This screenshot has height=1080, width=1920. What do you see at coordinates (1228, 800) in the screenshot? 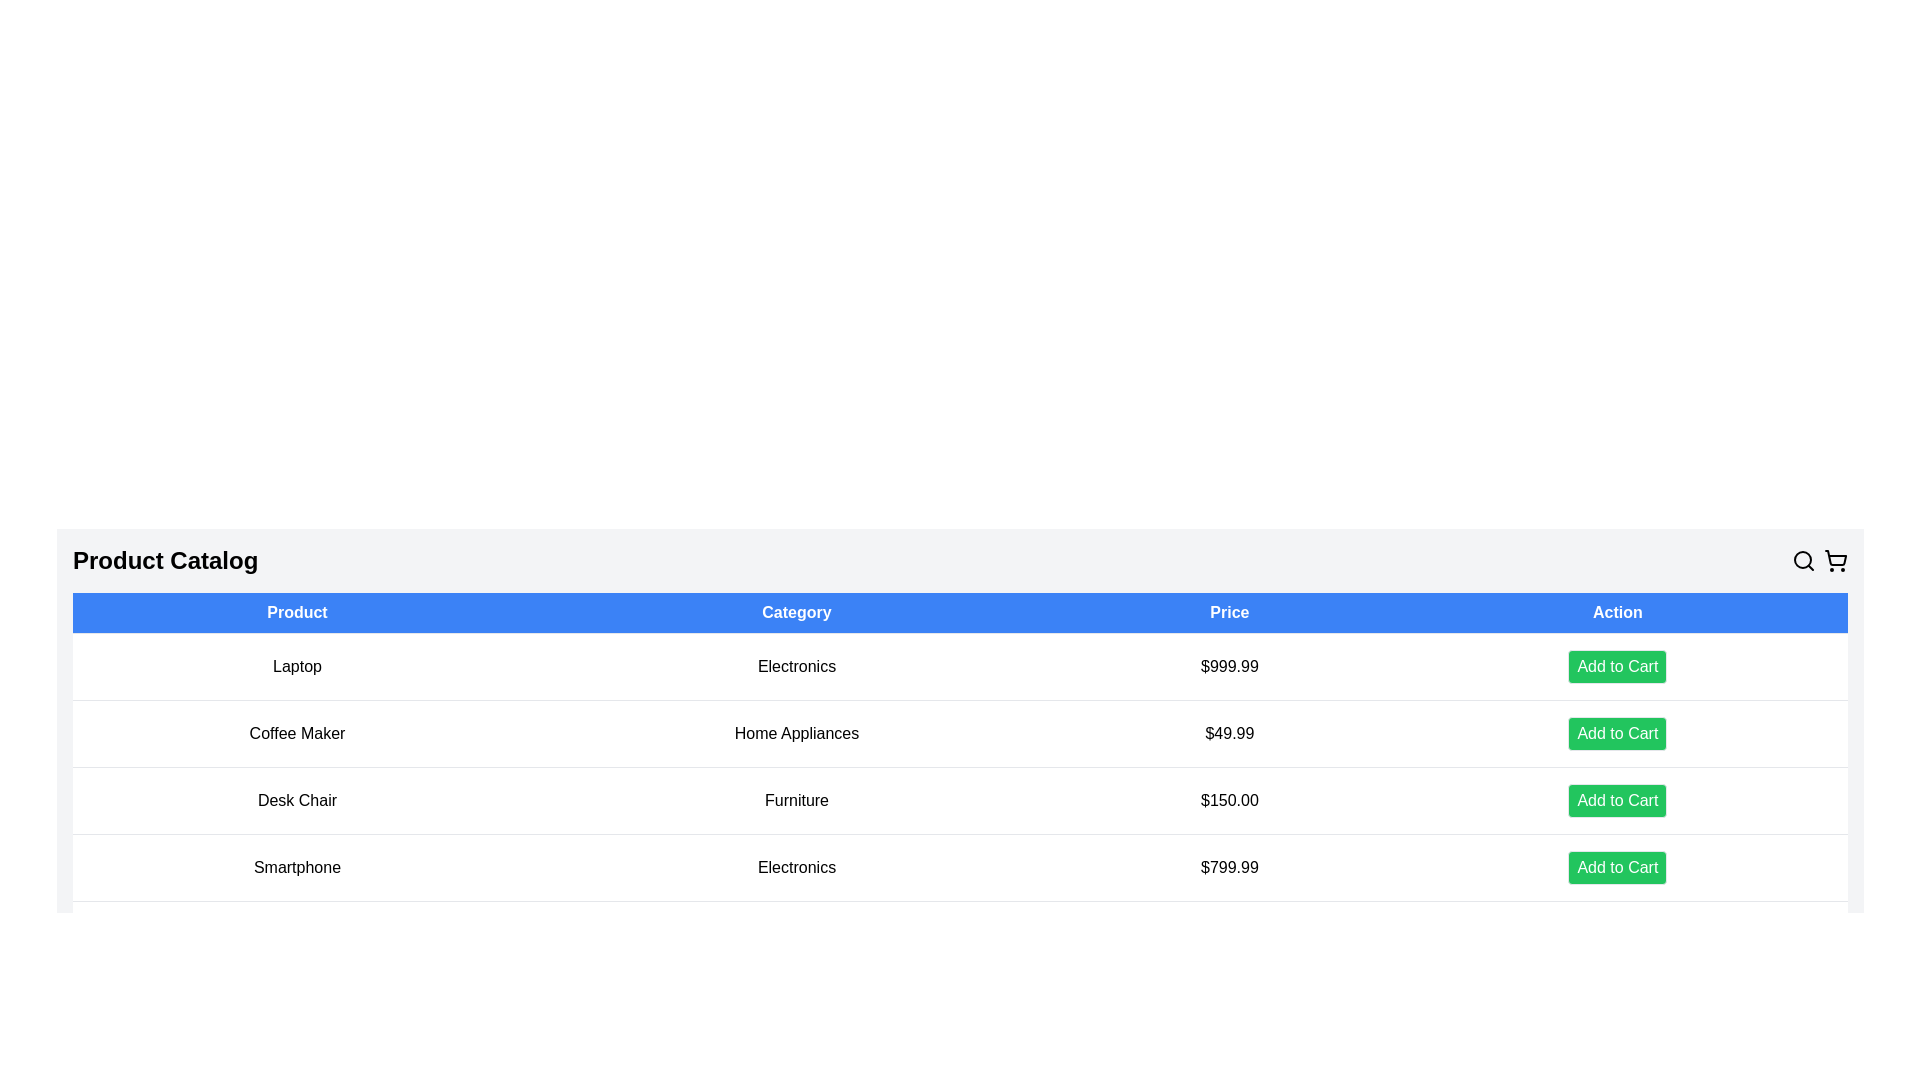
I see `the price label for the 'Desk Chair' item located in the third row of the table under the 'Price' column` at bounding box center [1228, 800].